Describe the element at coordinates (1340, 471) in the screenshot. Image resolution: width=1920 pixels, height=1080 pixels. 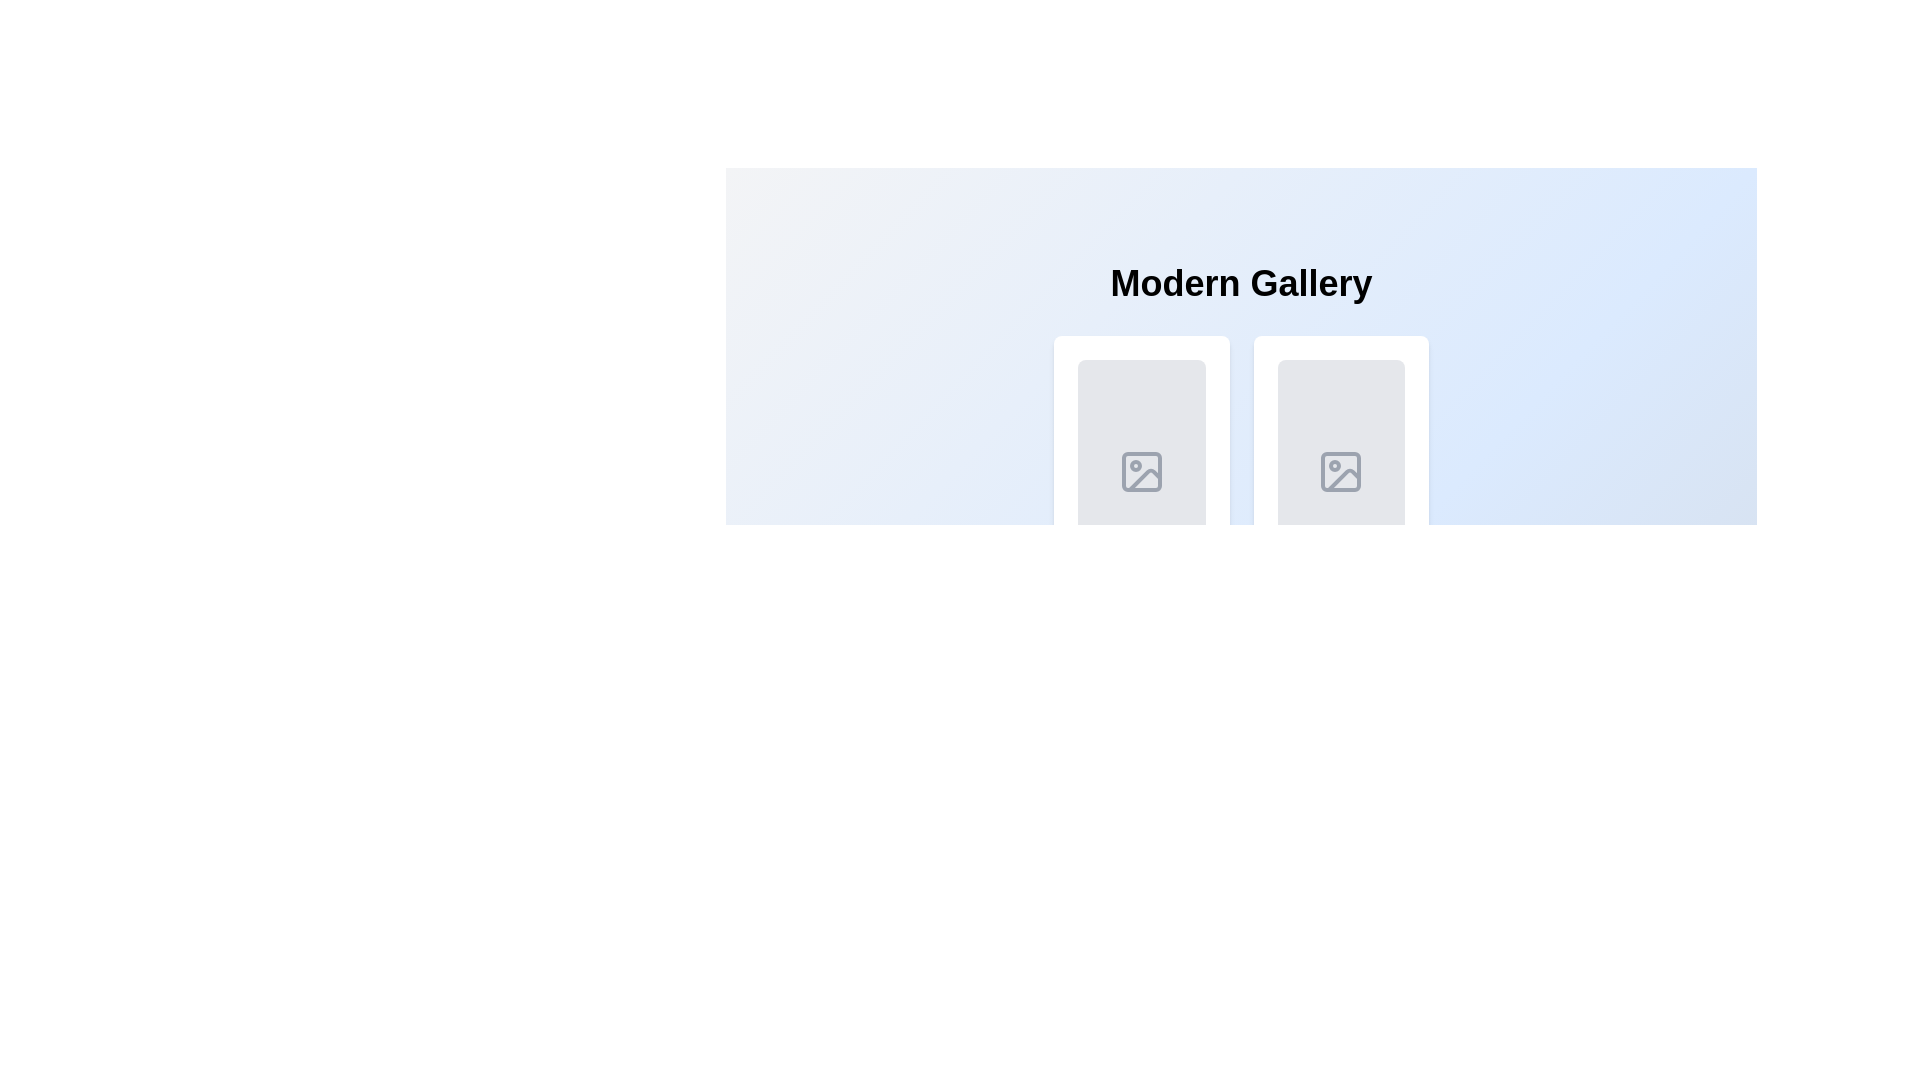
I see `the image-related action icon located in the right cell under the 'Modern Gallery' header, within a gray background box with rounded corners` at that location.